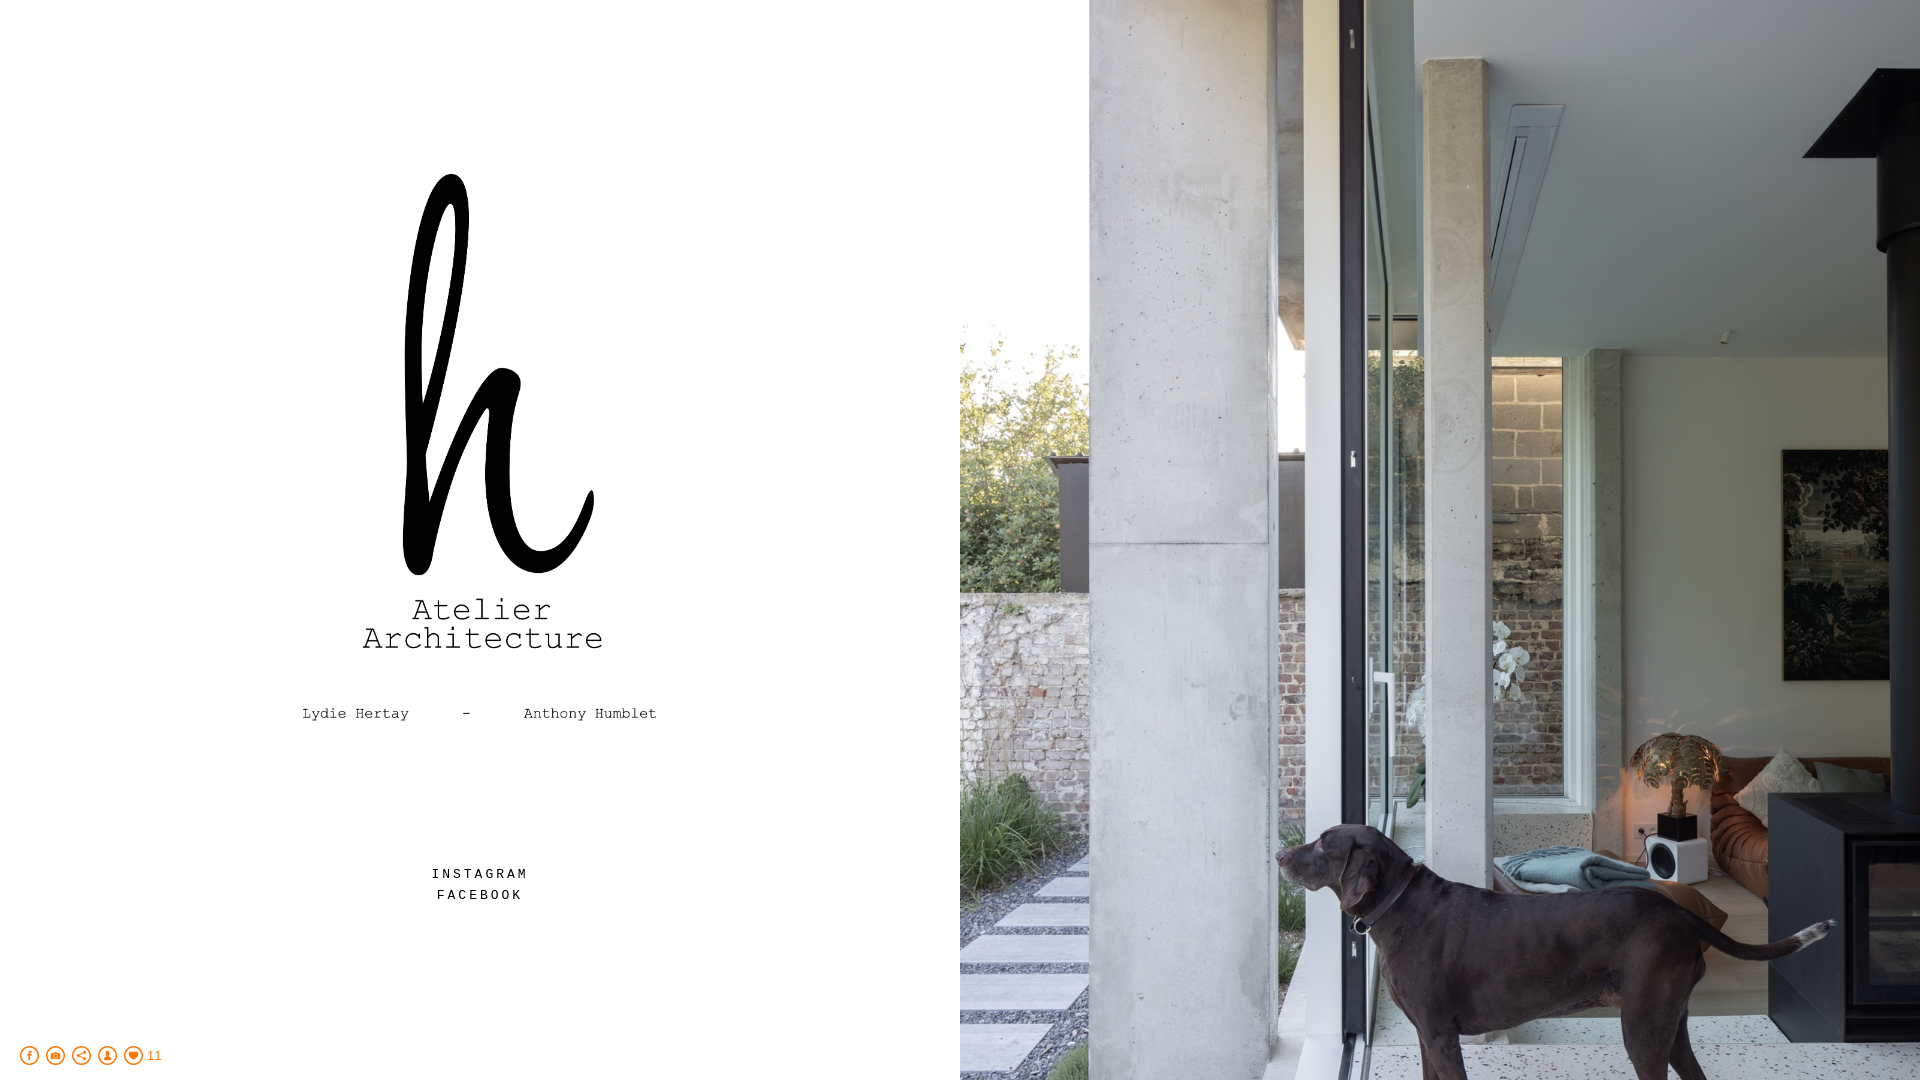  Describe the element at coordinates (435, 894) in the screenshot. I see `'FACEBOOK'` at that location.